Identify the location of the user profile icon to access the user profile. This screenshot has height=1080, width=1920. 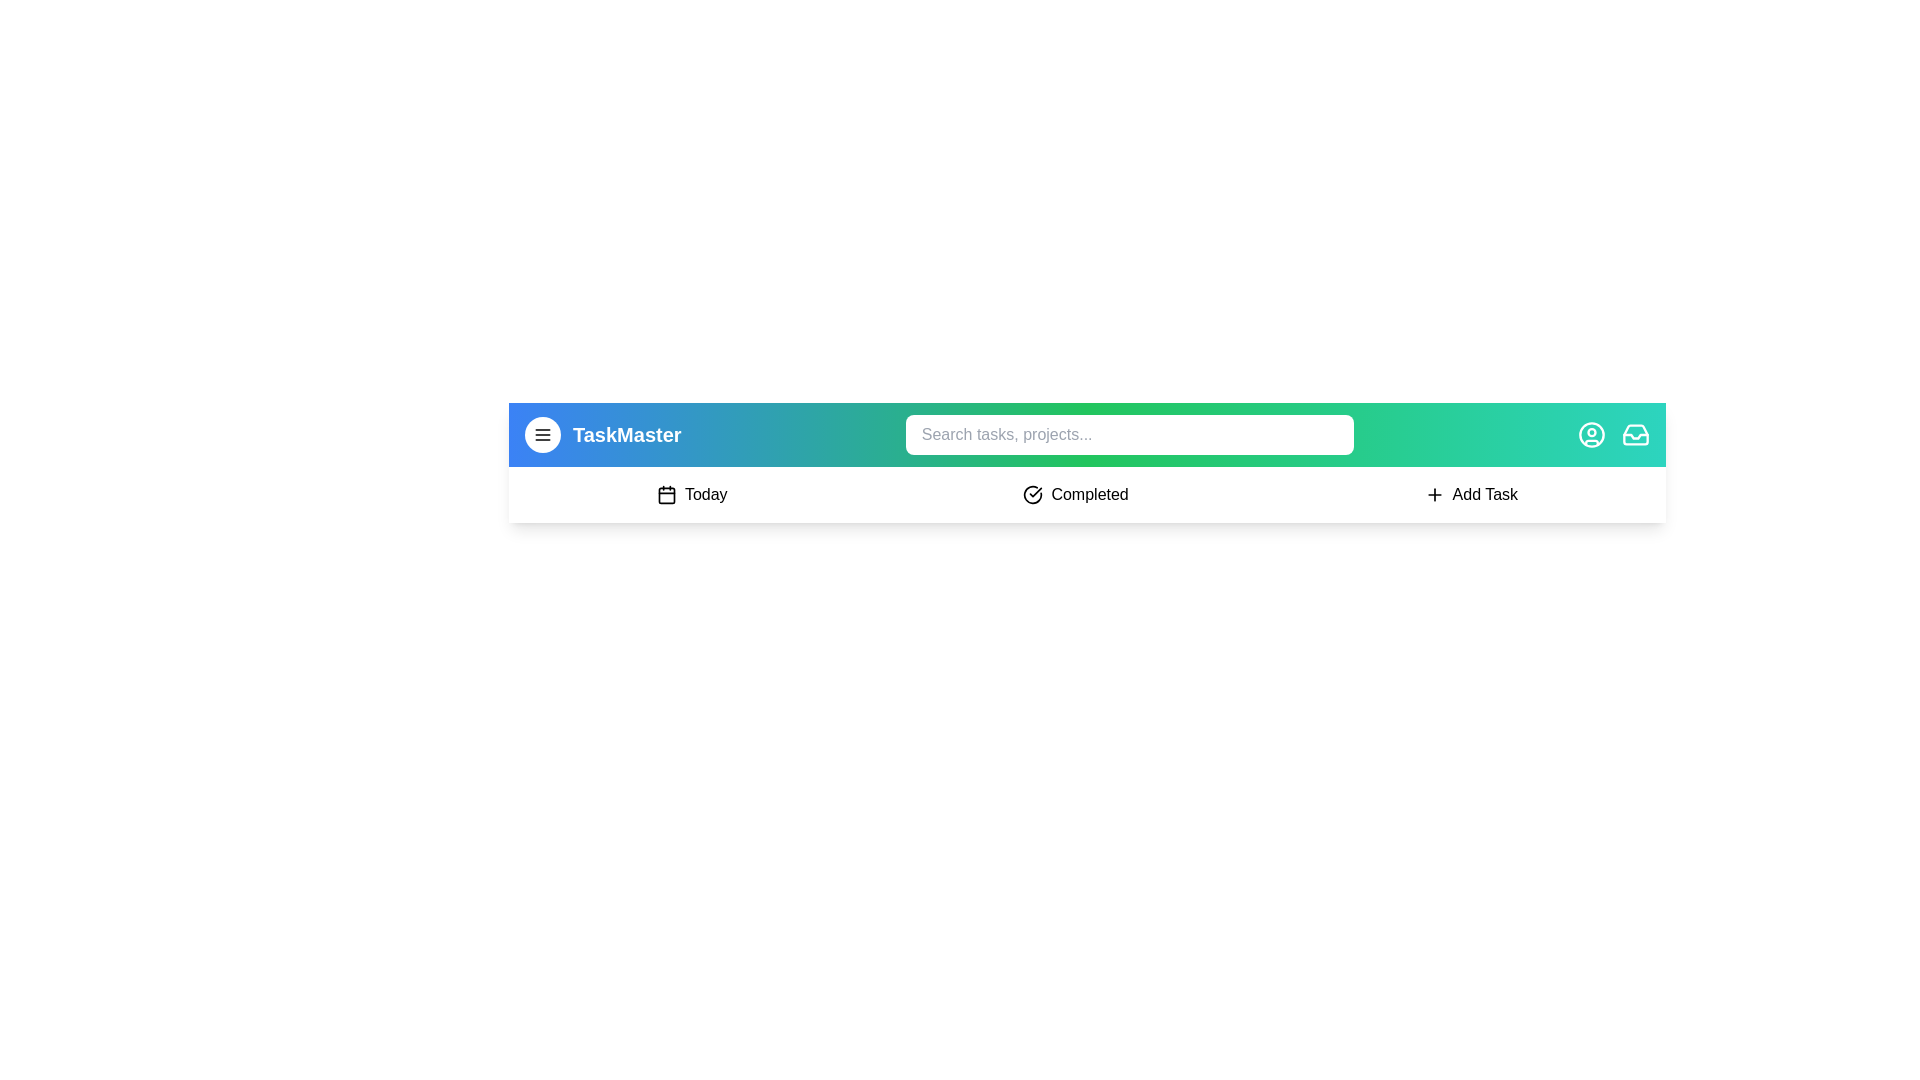
(1591, 434).